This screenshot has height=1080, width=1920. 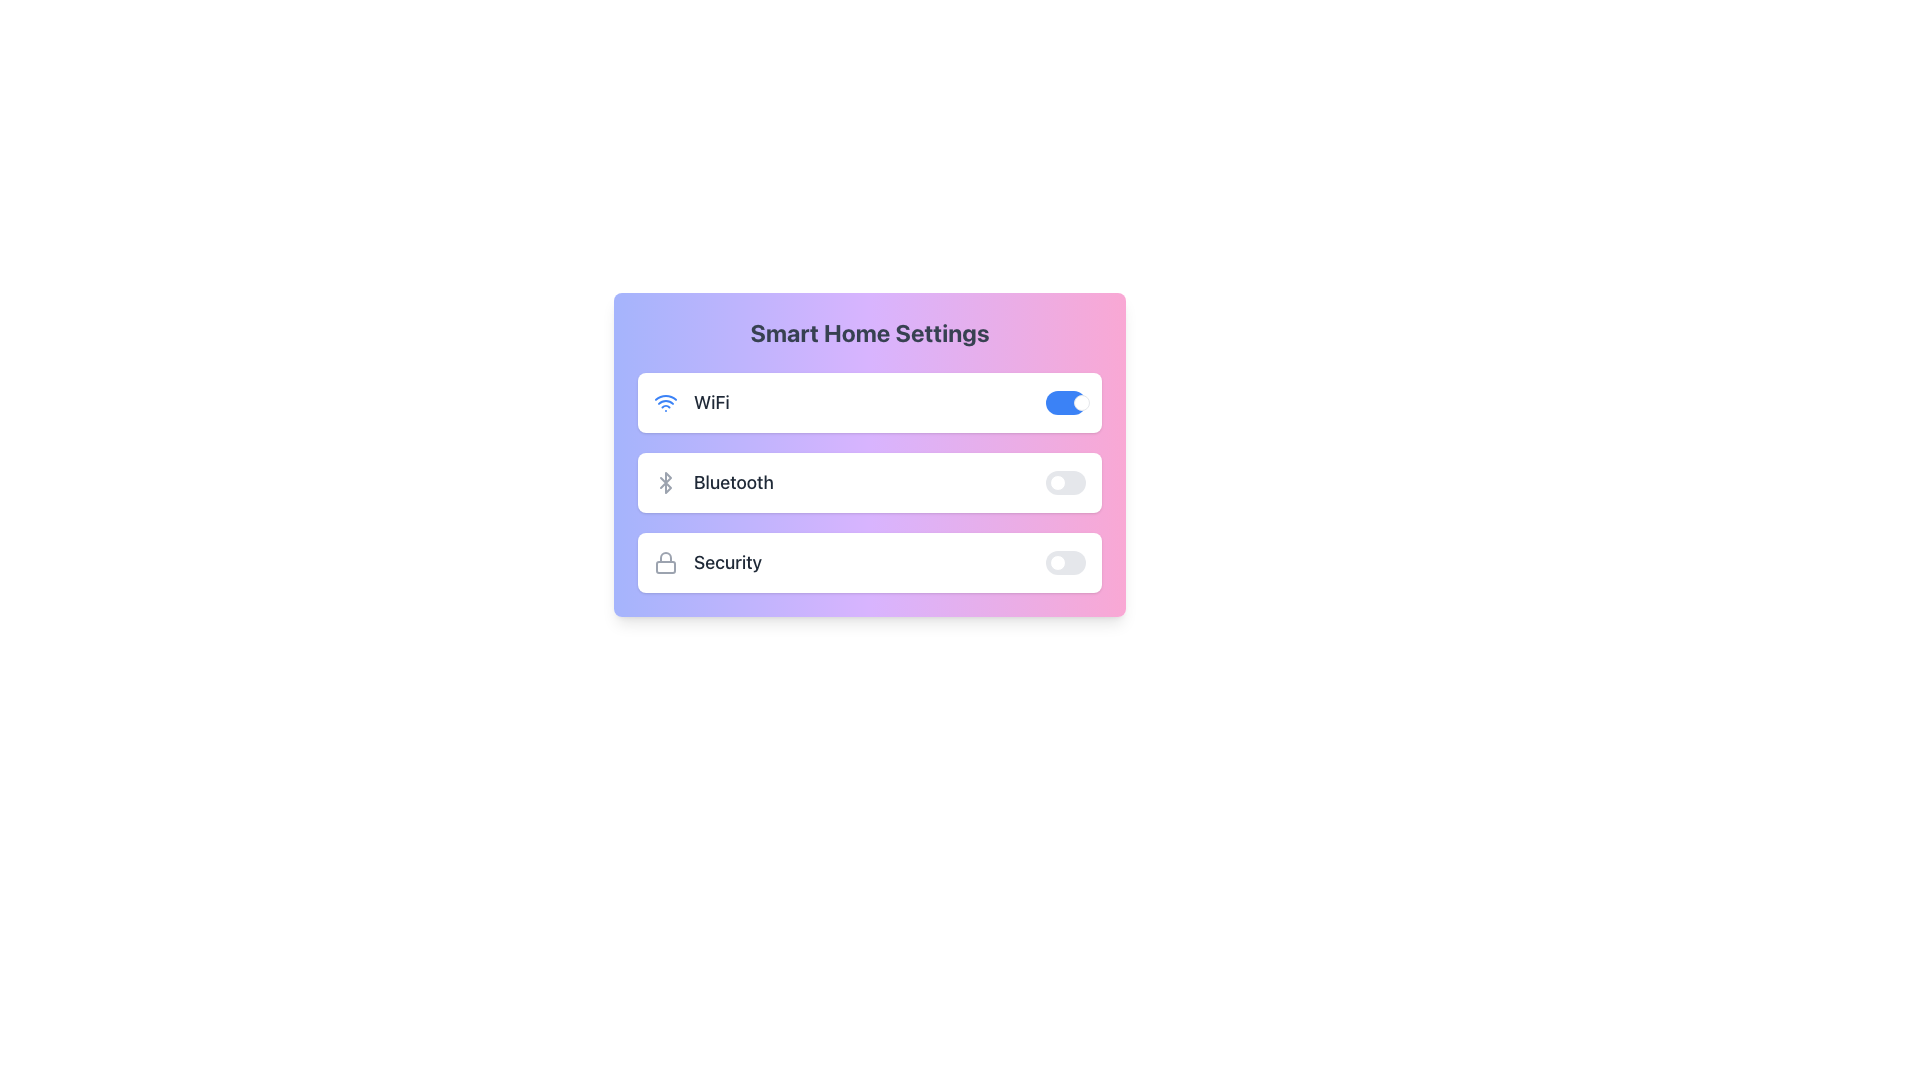 I want to click on the Bluetooth settings label, which is the second item in the vertical list of settings options, positioned below WiFi and above Security, so click(x=713, y=482).